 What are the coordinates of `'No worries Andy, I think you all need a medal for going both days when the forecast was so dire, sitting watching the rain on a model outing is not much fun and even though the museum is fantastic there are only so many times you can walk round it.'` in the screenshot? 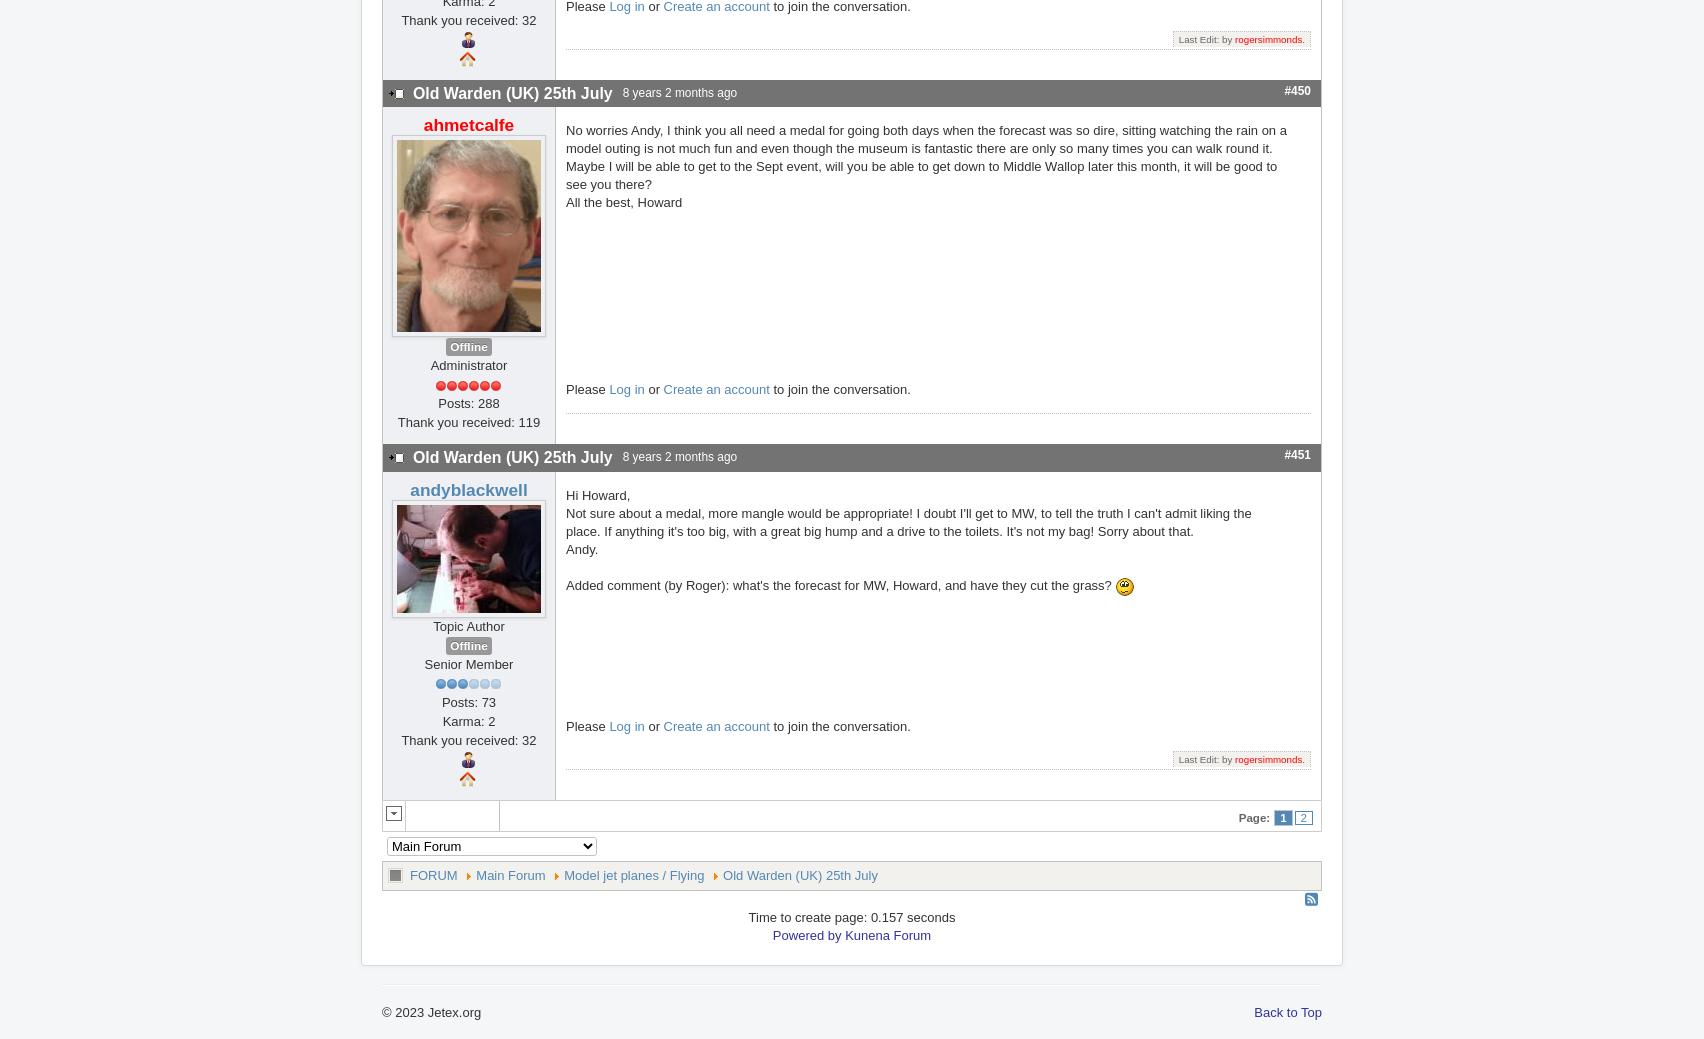 It's located at (566, 138).